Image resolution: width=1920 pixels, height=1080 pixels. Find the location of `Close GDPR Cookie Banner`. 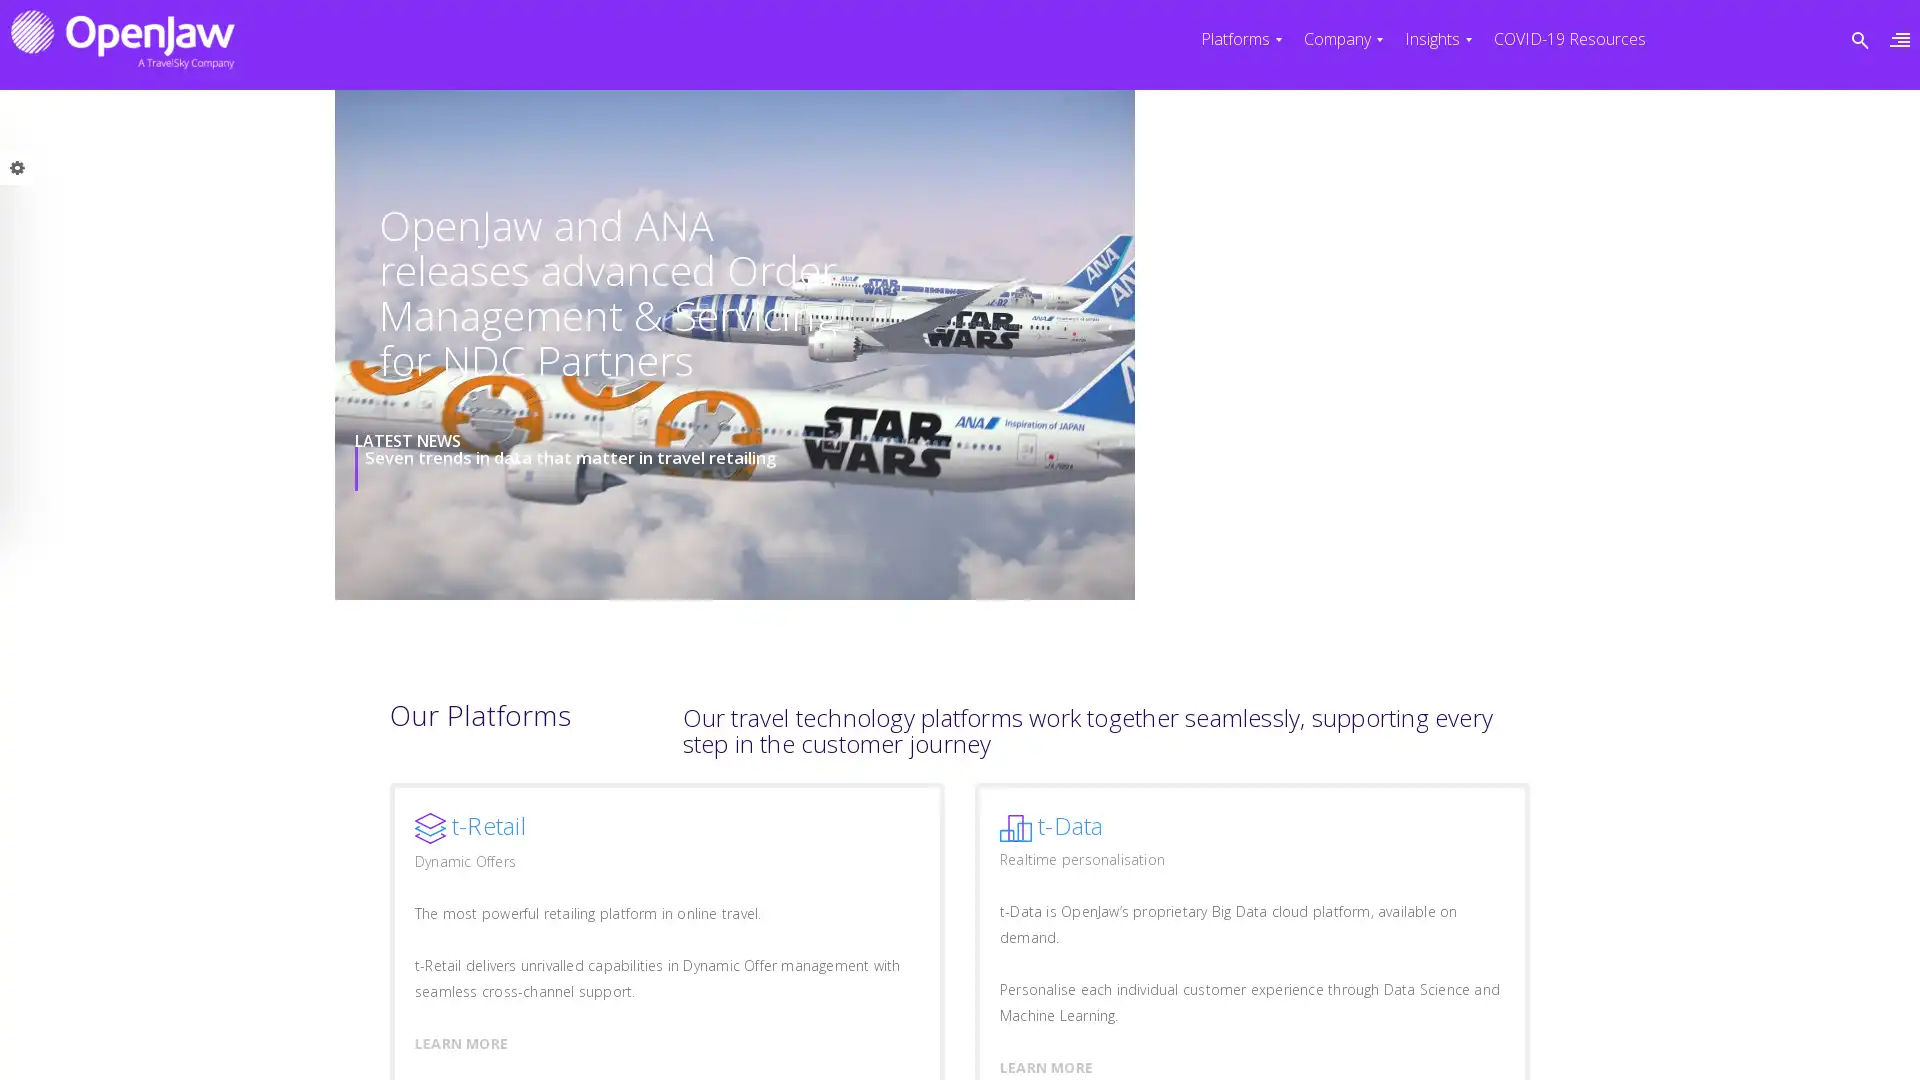

Close GDPR Cookie Banner is located at coordinates (1444, 1040).